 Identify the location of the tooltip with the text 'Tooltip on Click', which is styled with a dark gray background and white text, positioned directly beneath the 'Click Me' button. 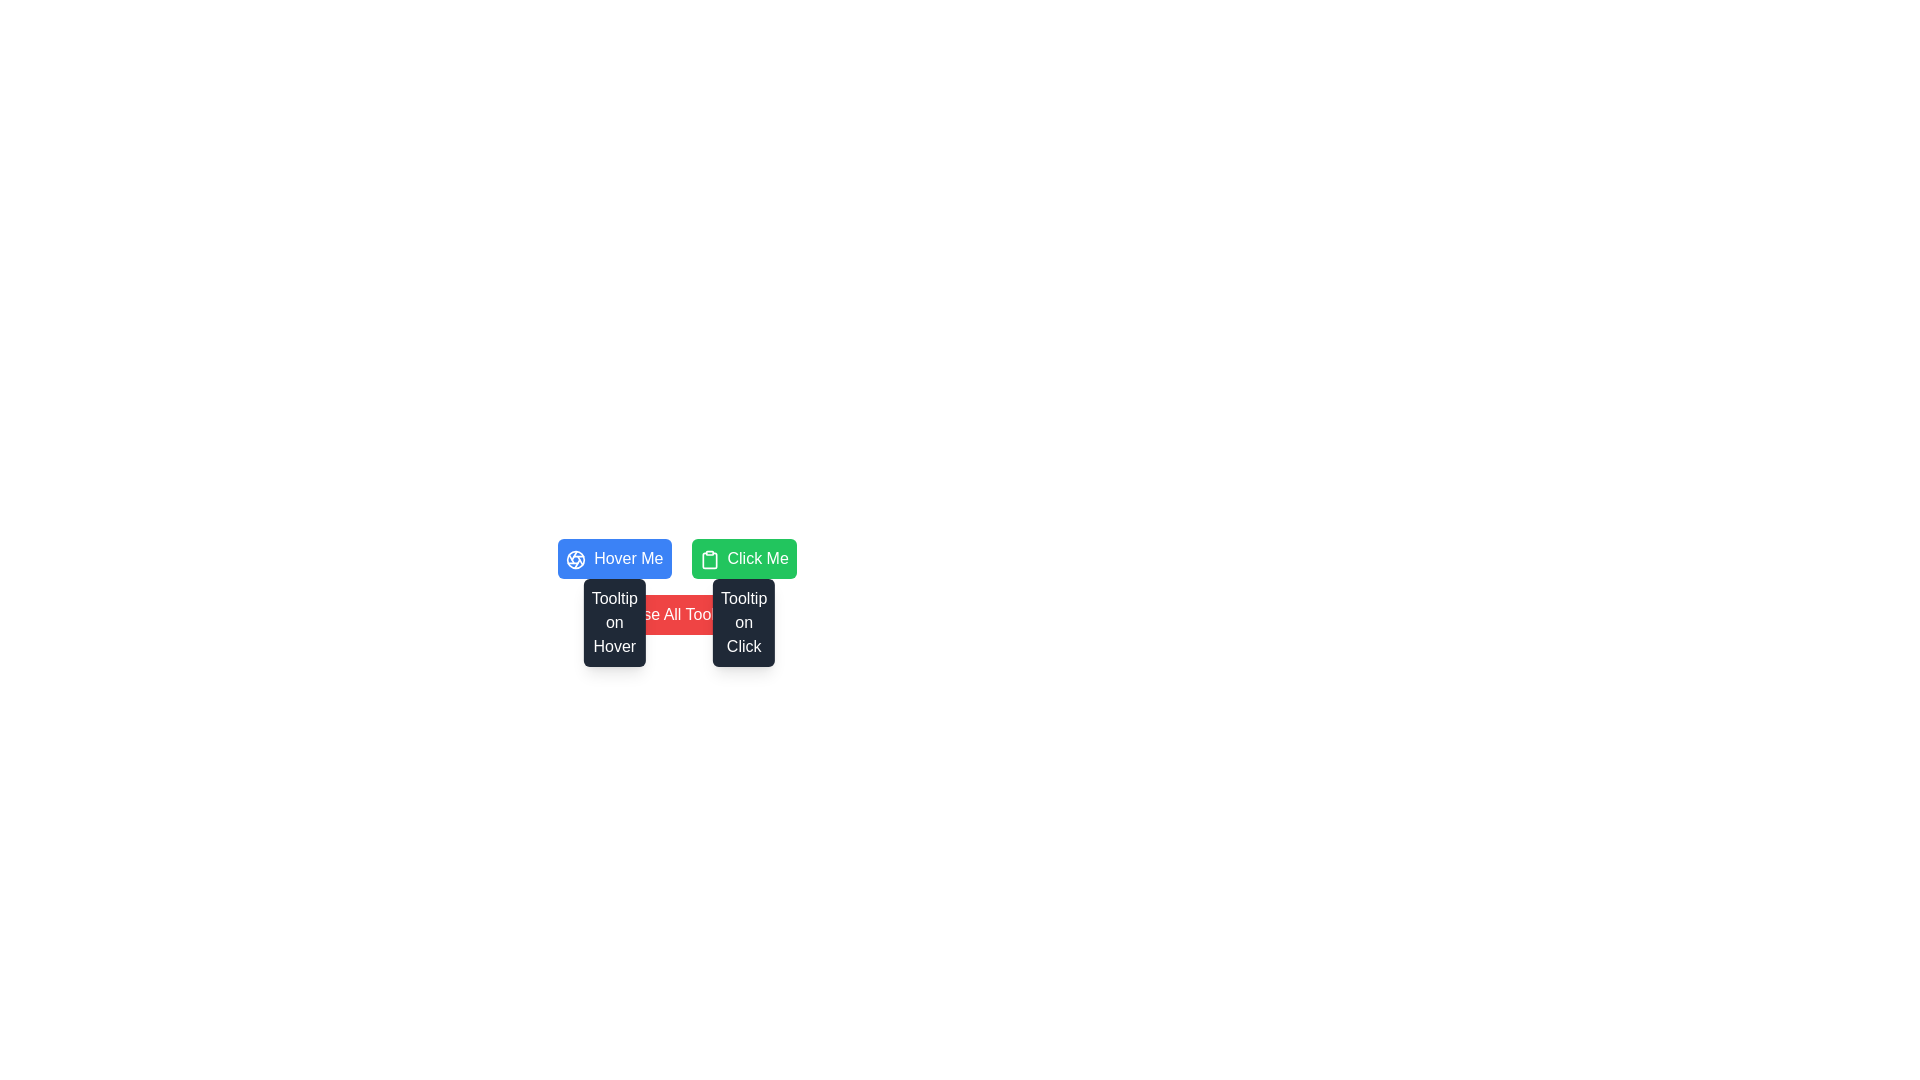
(743, 622).